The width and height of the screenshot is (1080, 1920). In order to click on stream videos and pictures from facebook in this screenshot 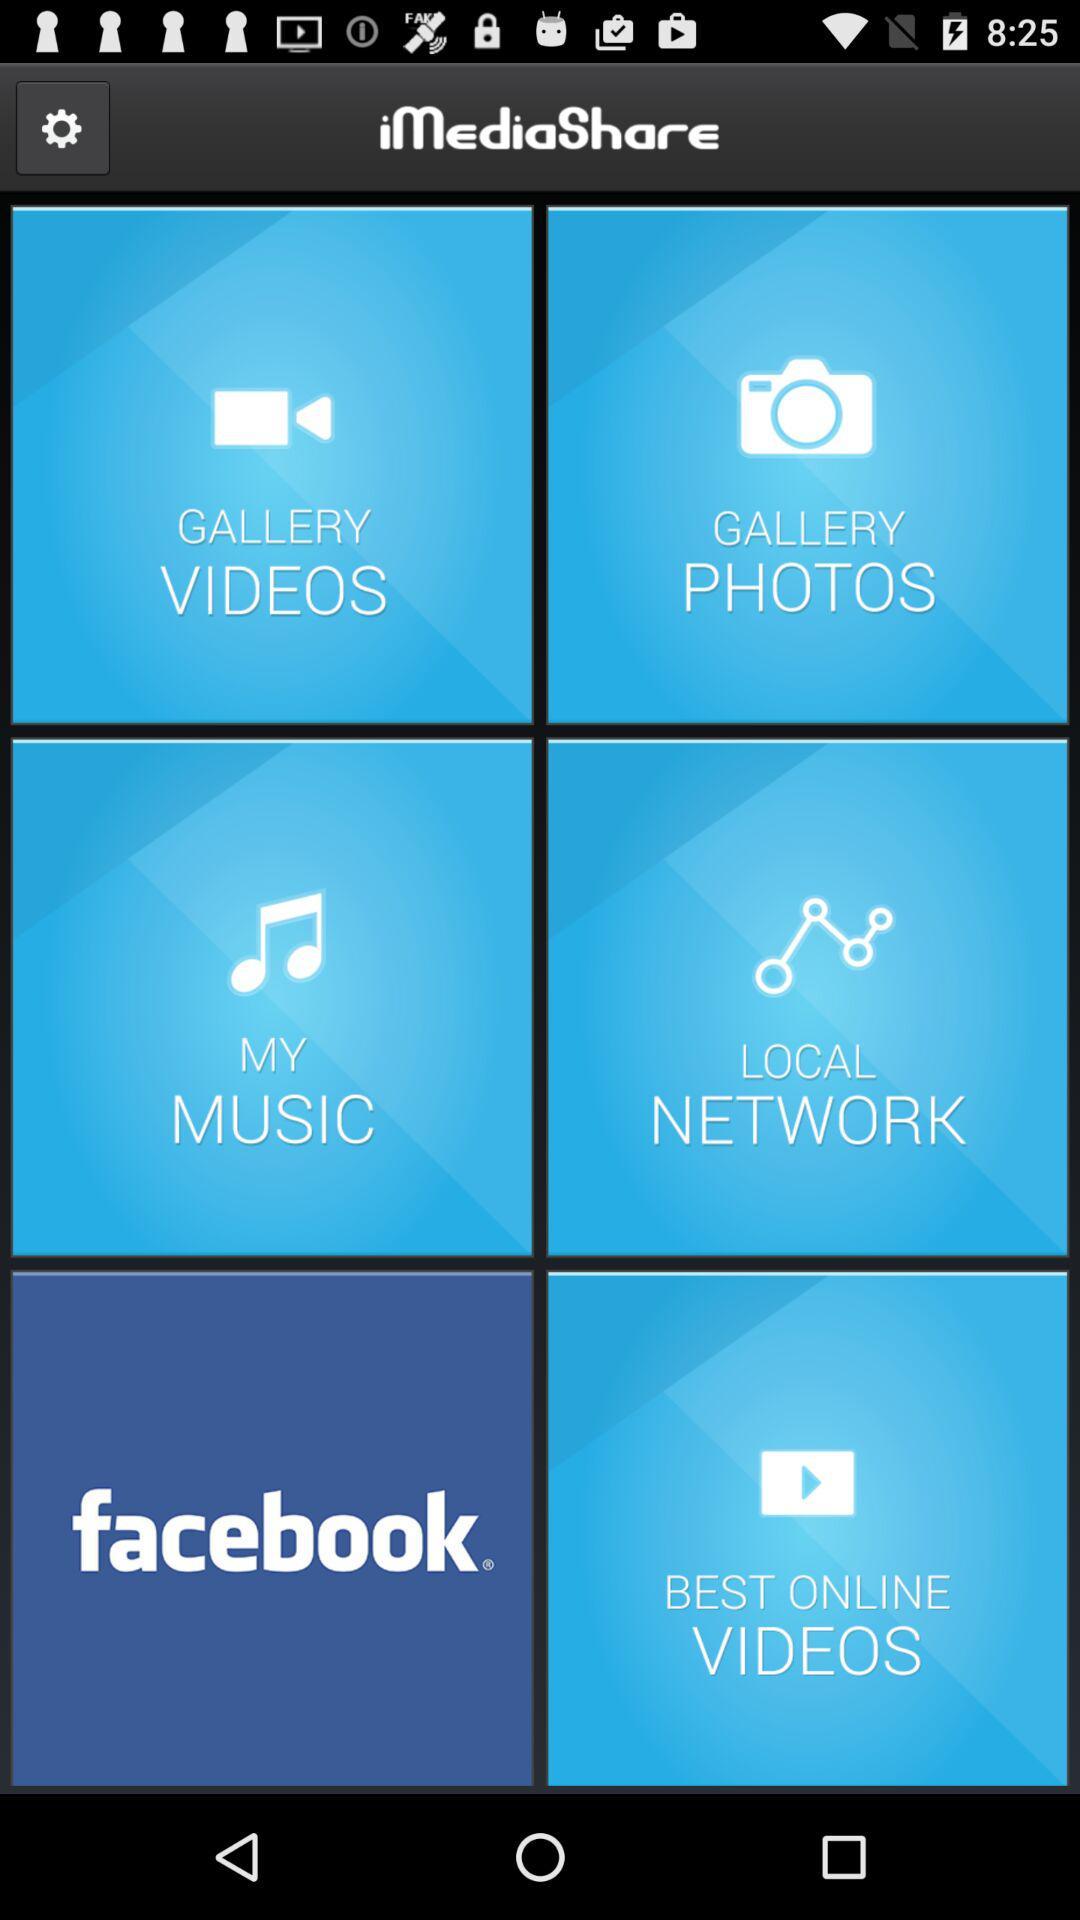, I will do `click(272, 1525)`.